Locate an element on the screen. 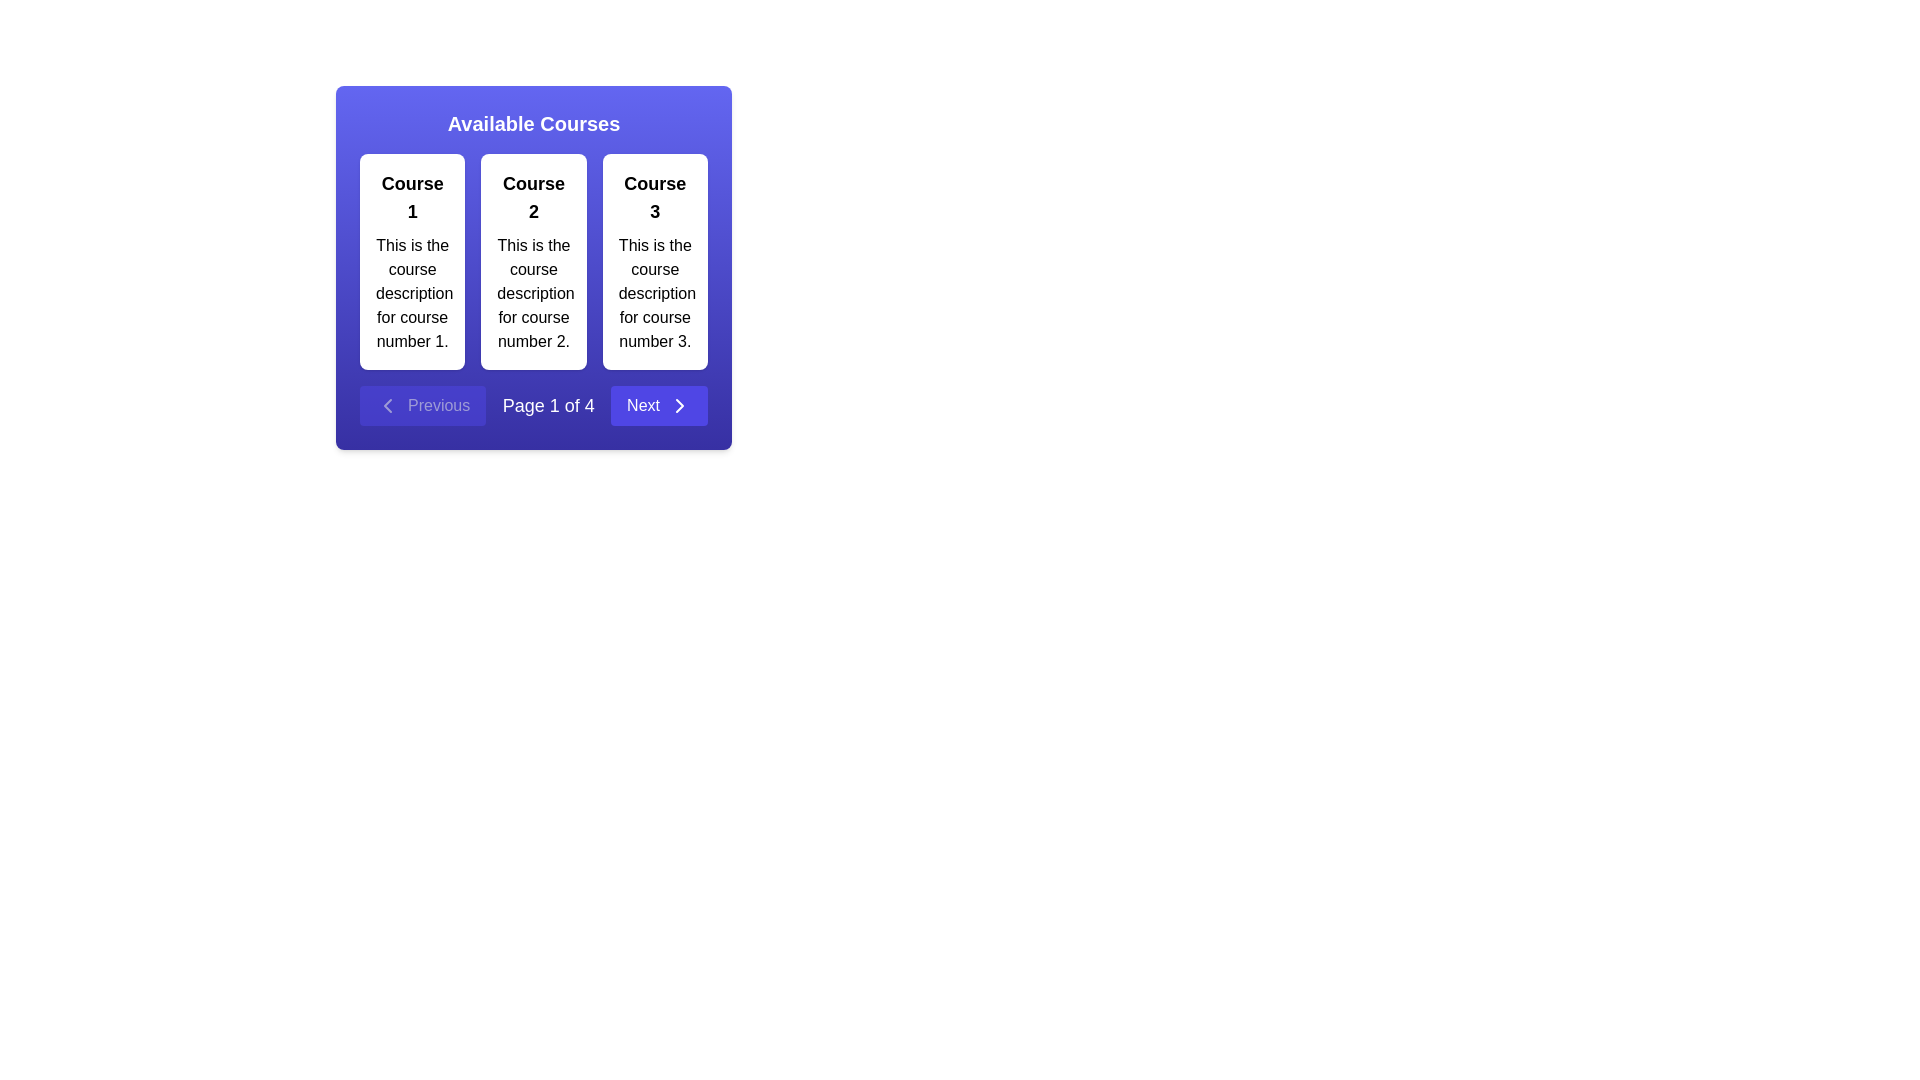 The height and width of the screenshot is (1080, 1920). the 'Next' button is located at coordinates (680, 405).